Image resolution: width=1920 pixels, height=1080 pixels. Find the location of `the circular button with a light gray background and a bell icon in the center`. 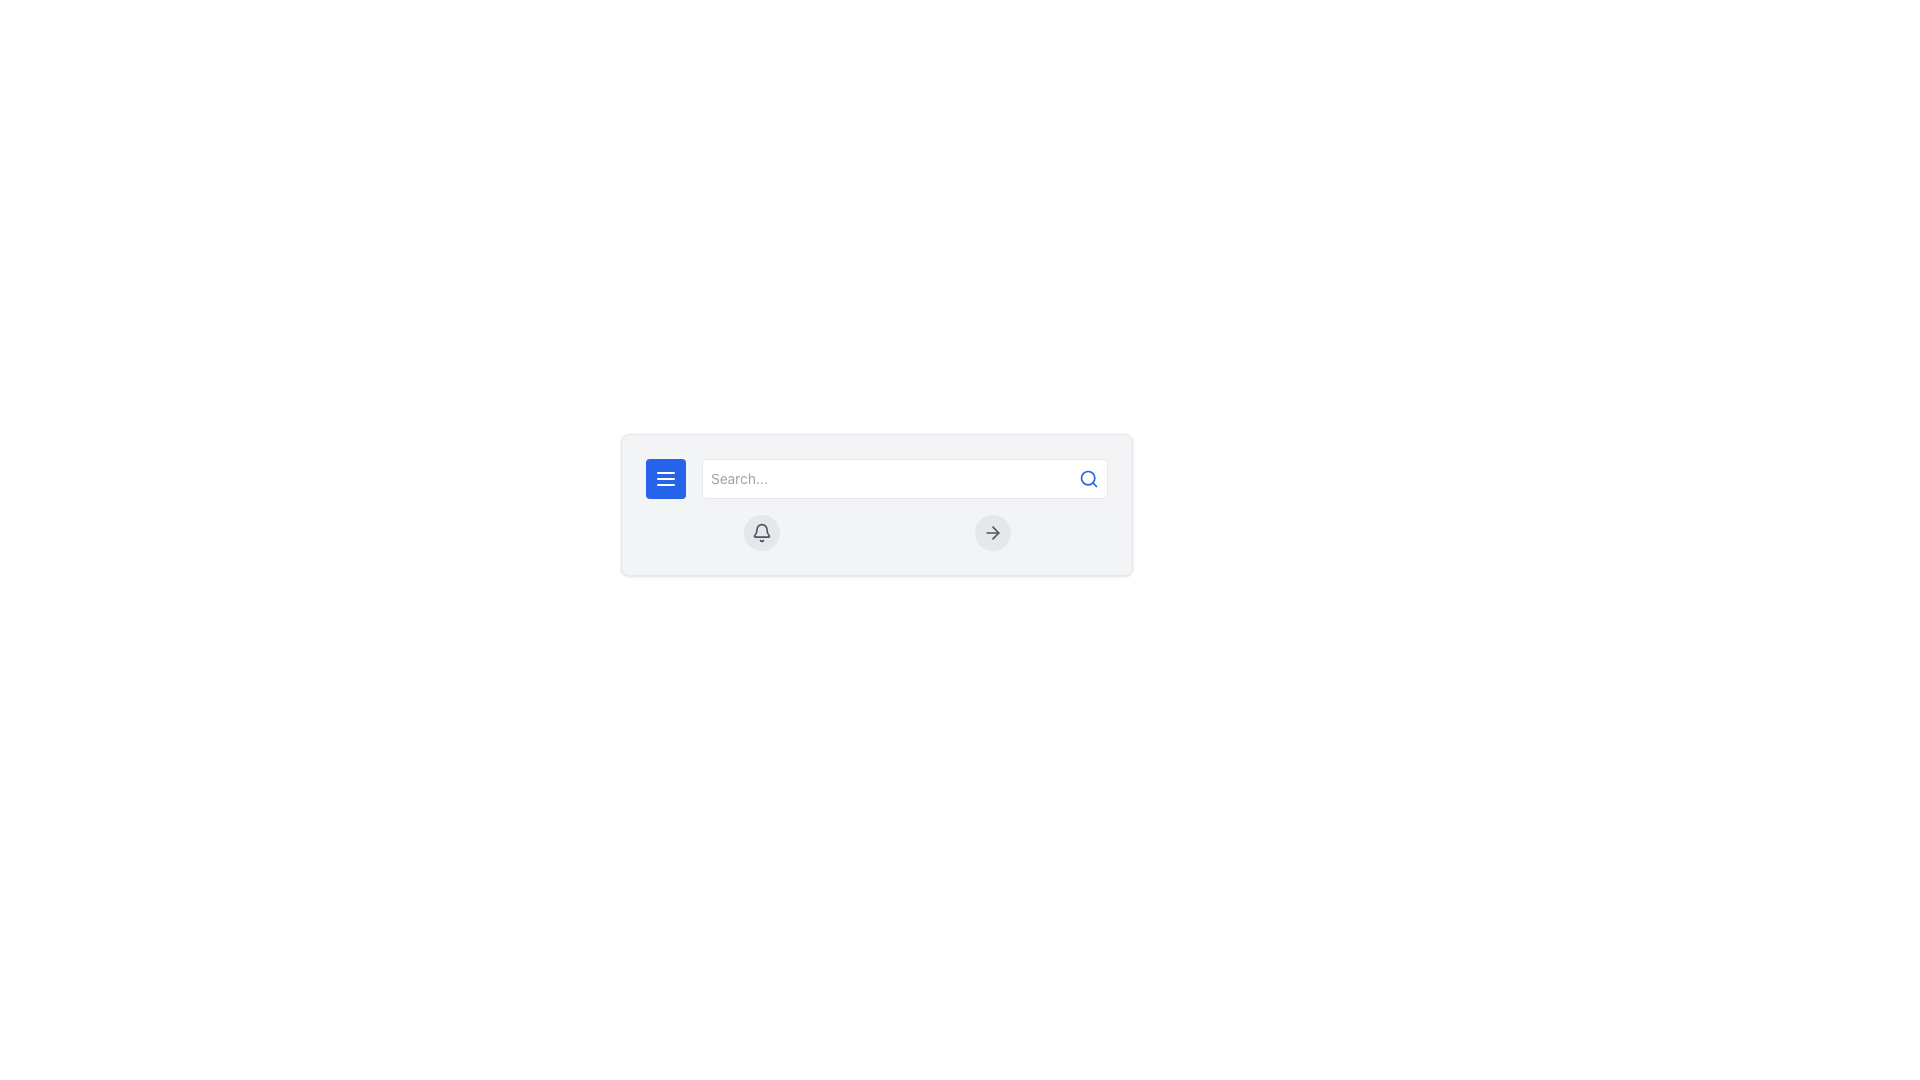

the circular button with a light gray background and a bell icon in the center is located at coordinates (760, 531).